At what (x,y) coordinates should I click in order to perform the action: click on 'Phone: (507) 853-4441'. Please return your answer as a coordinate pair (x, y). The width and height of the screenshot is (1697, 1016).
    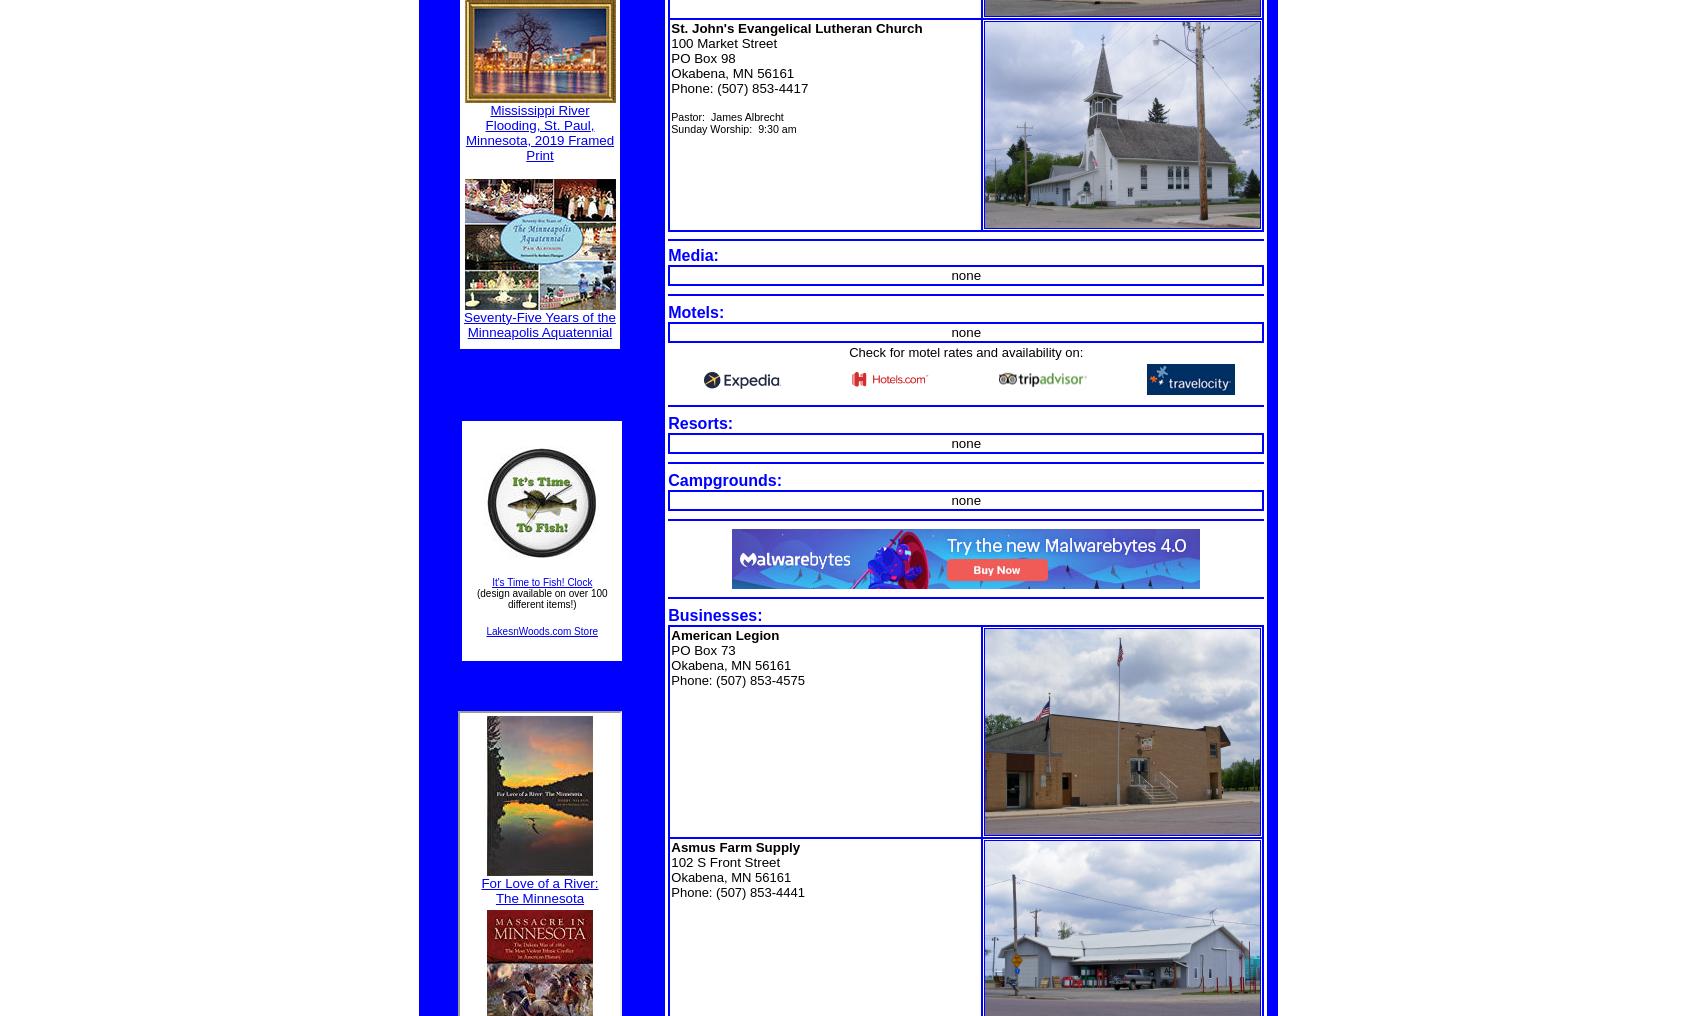
    Looking at the image, I should click on (736, 891).